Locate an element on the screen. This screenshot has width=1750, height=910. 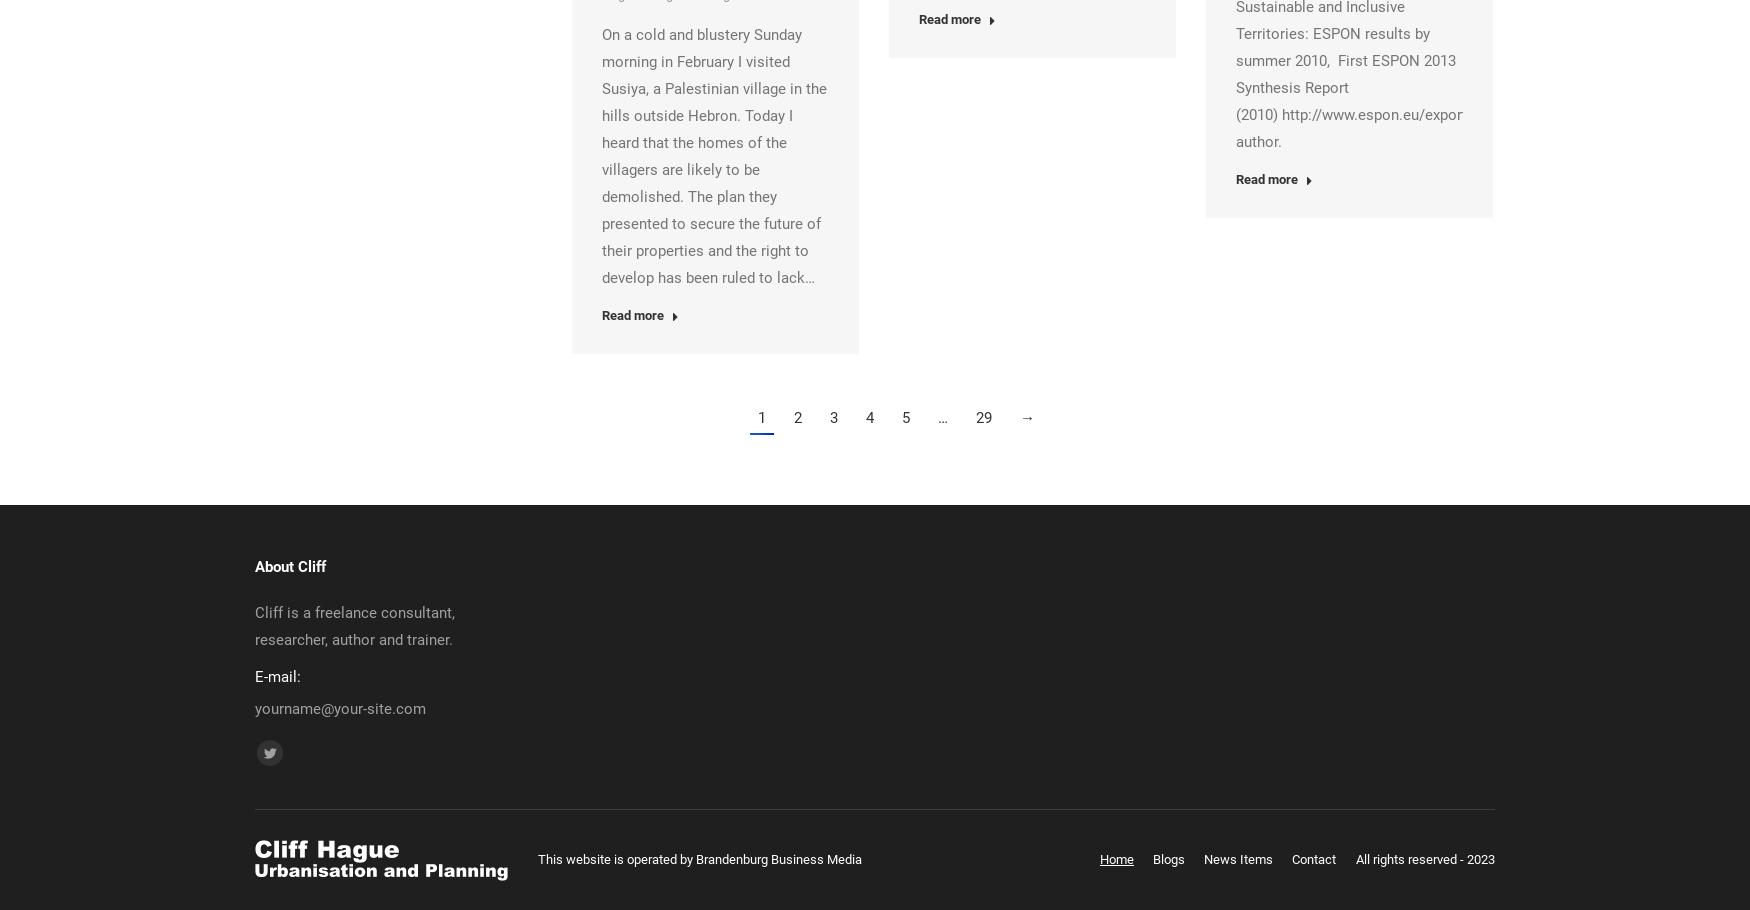
'Blogs' is located at coordinates (1168, 858).